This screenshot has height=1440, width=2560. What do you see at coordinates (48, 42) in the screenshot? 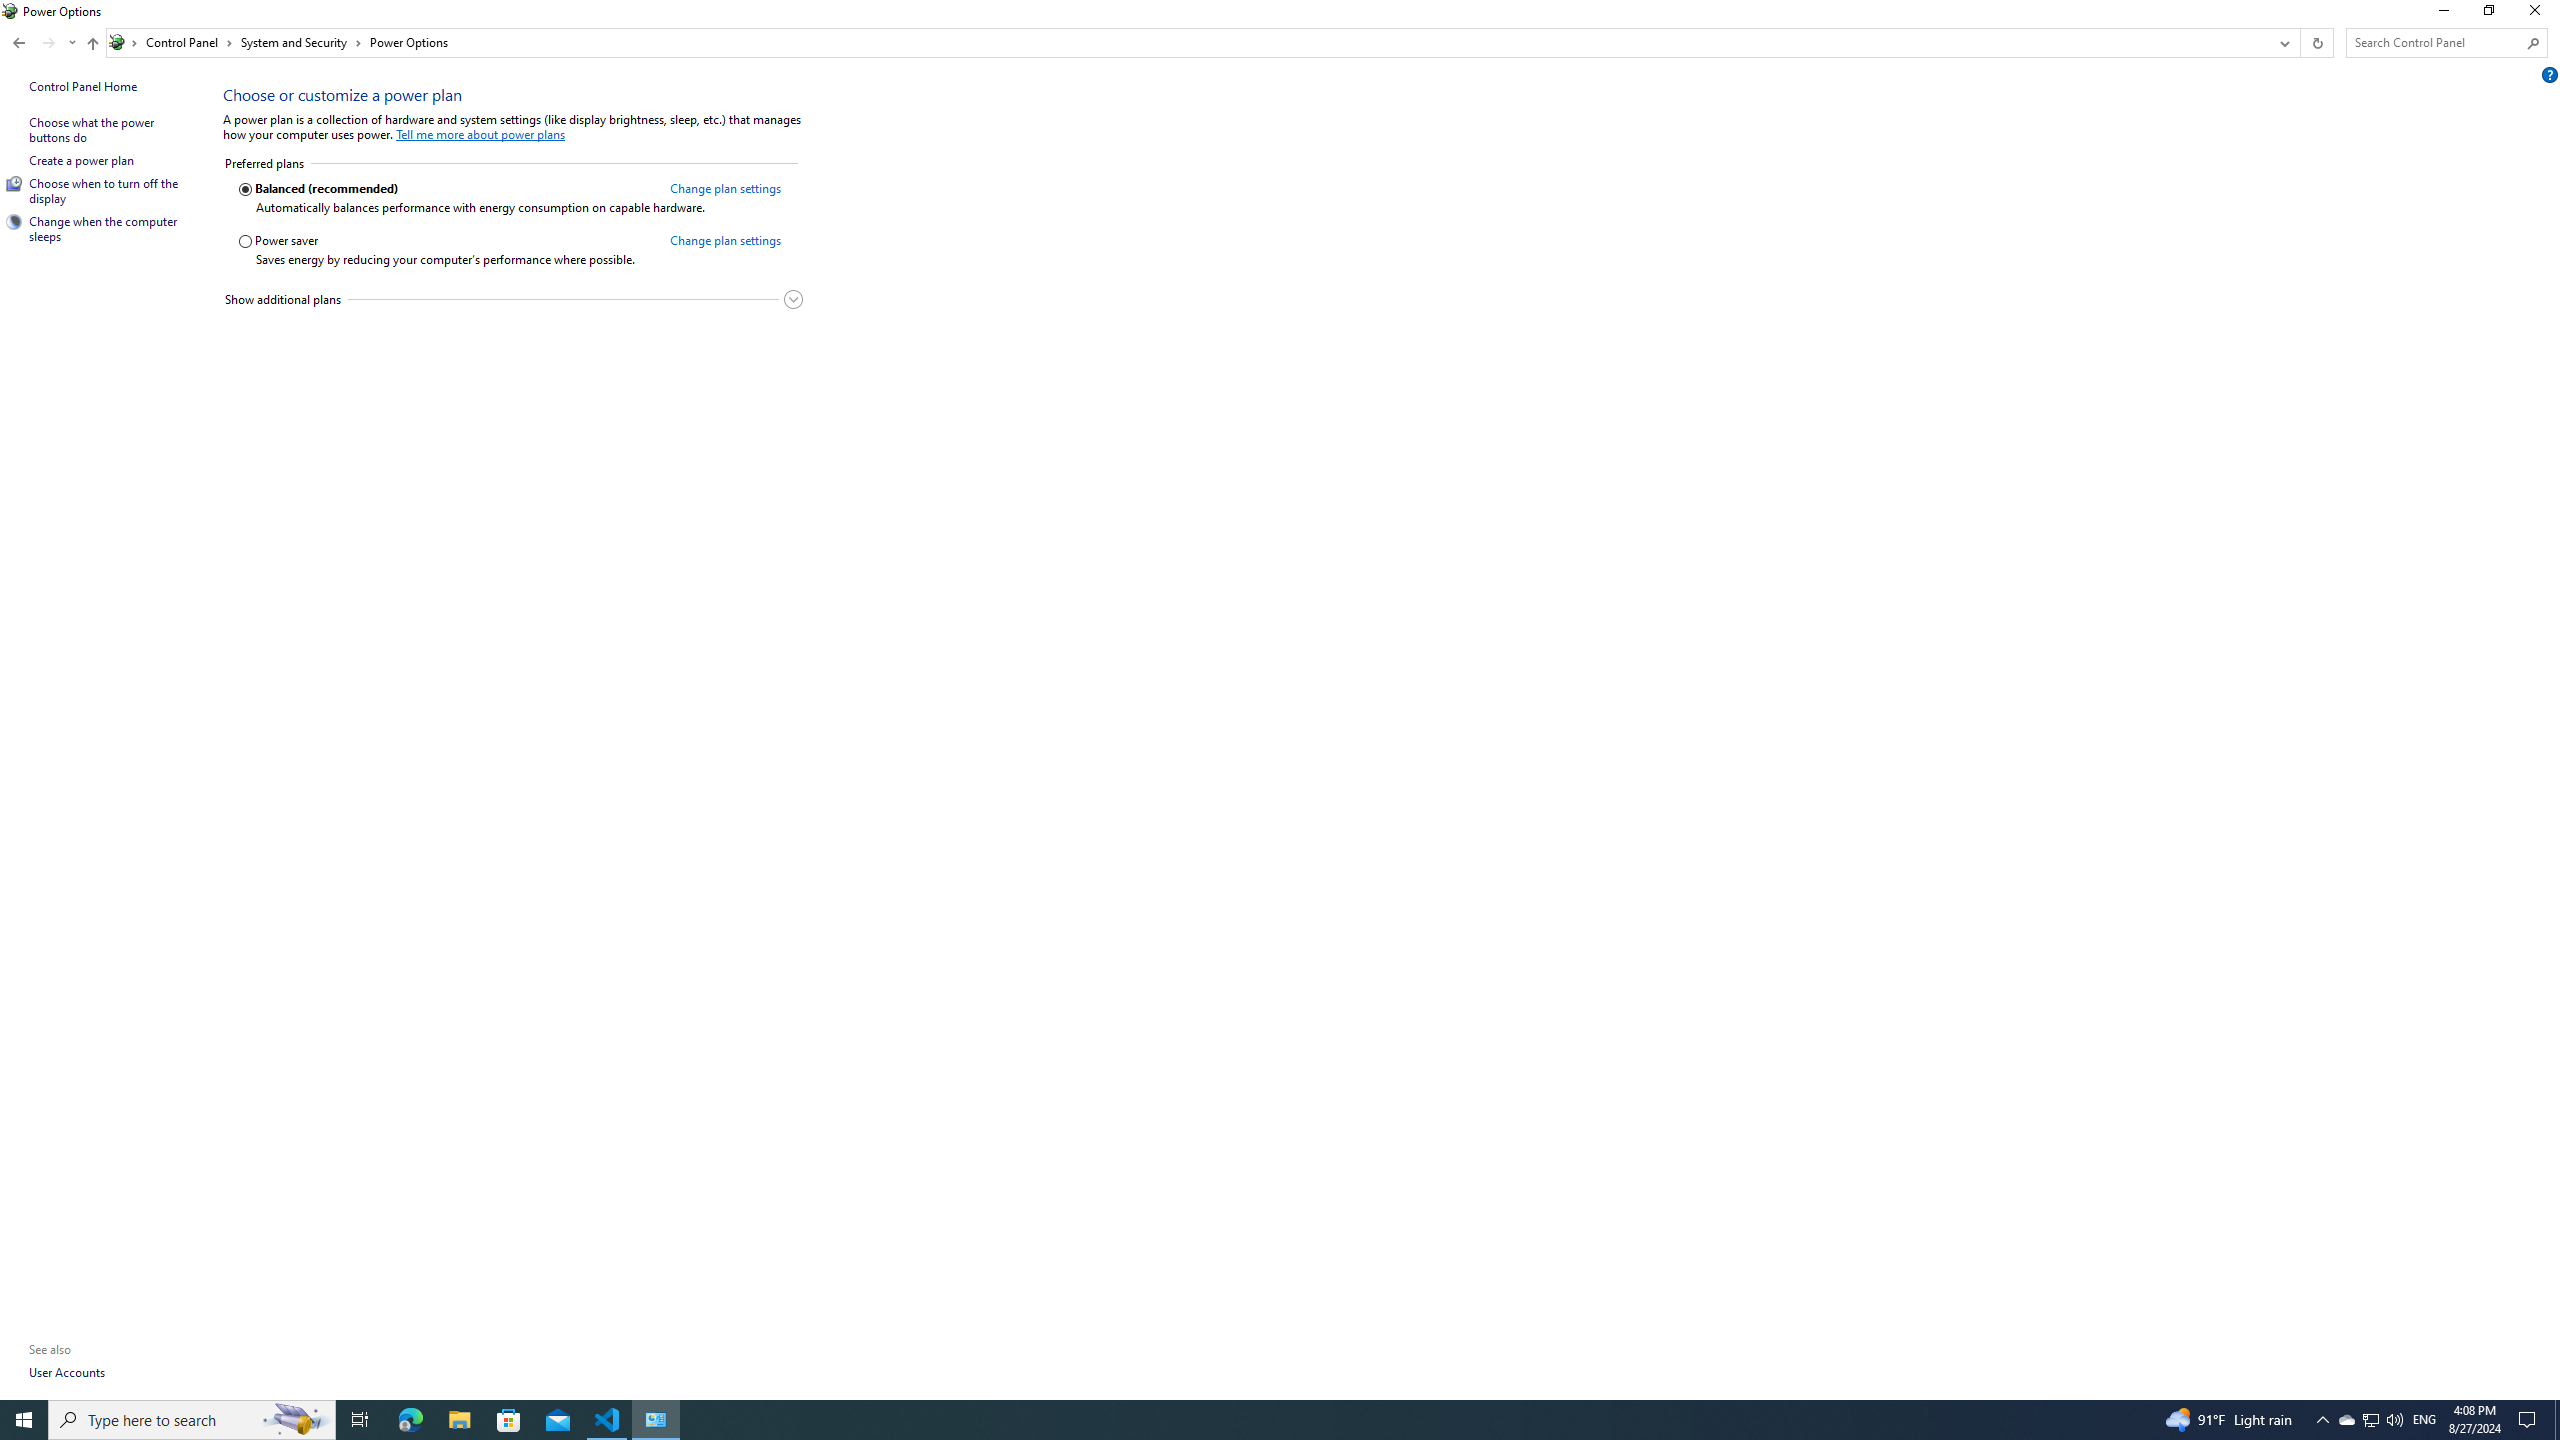
I see `'Forward (Alt + Right Arrow)'` at bounding box center [48, 42].